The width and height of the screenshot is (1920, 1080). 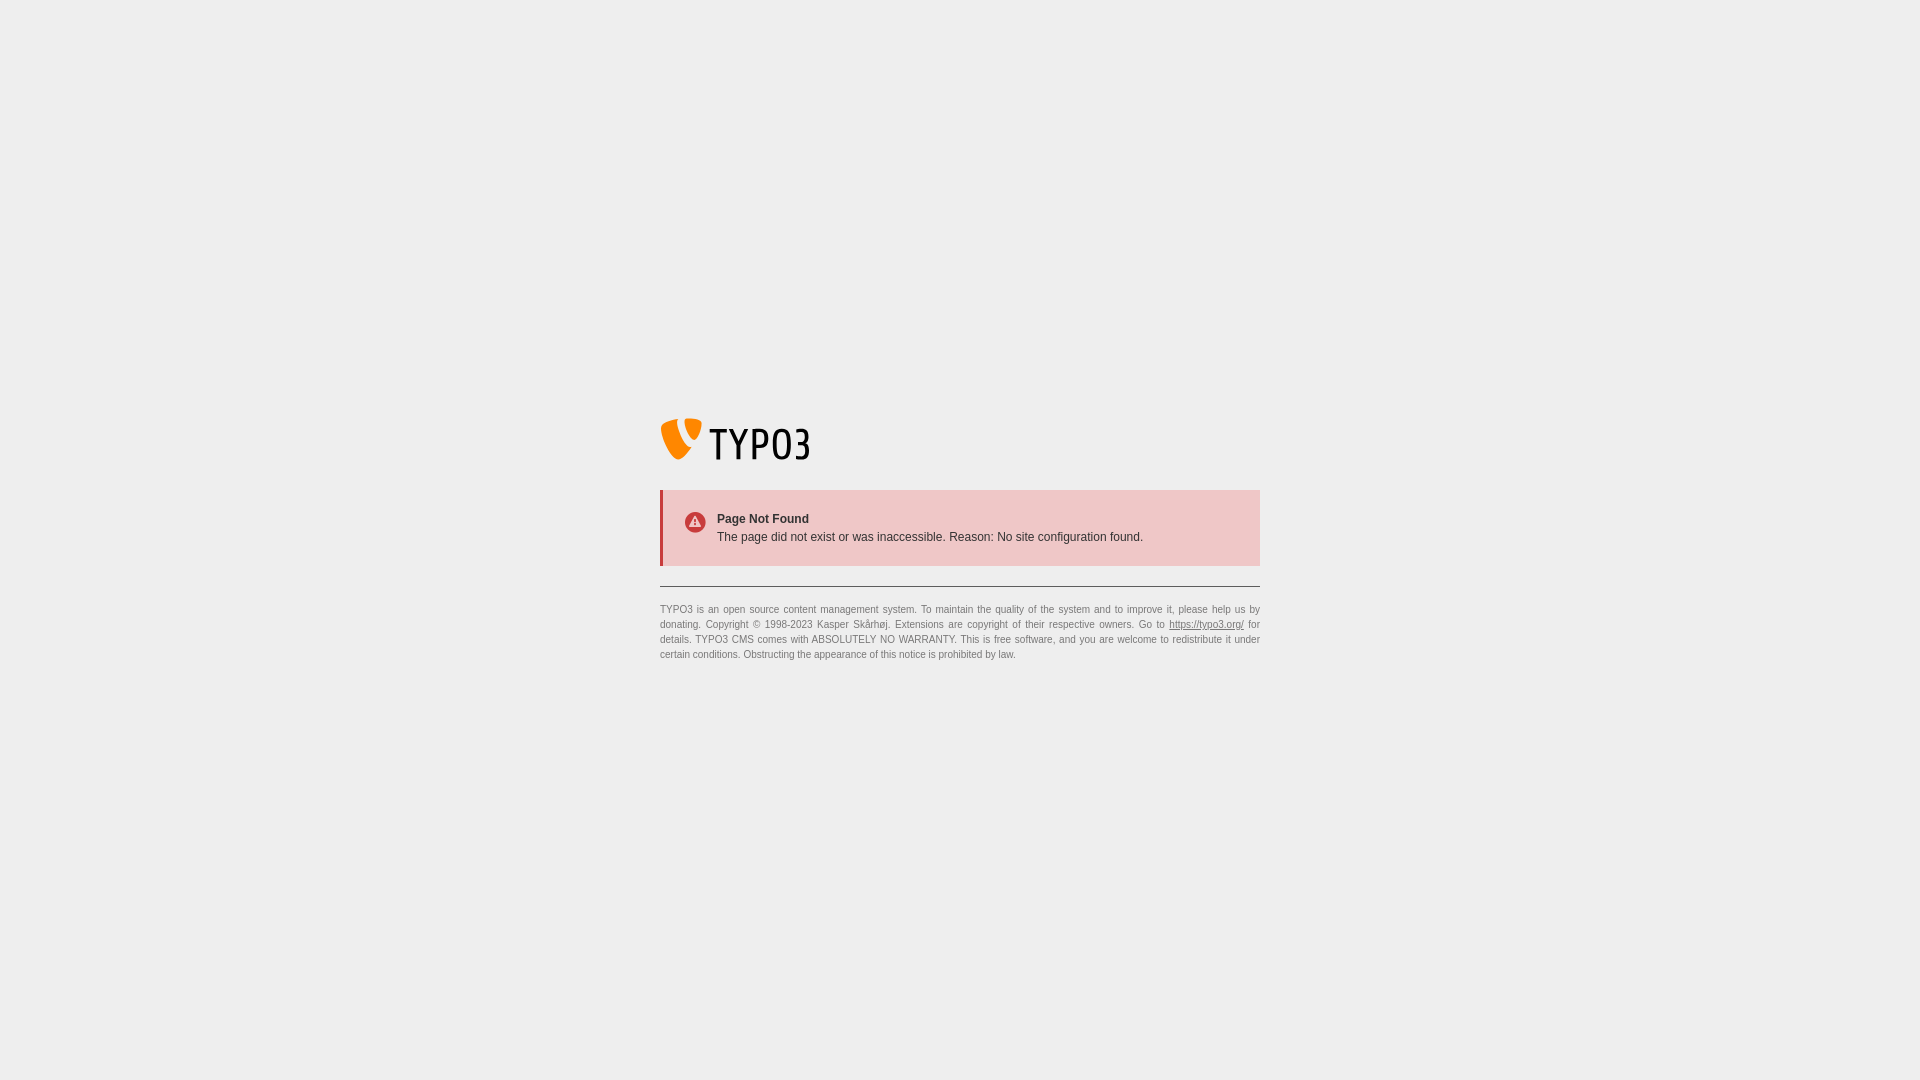 I want to click on 'https://typo3.org/', so click(x=1205, y=623).